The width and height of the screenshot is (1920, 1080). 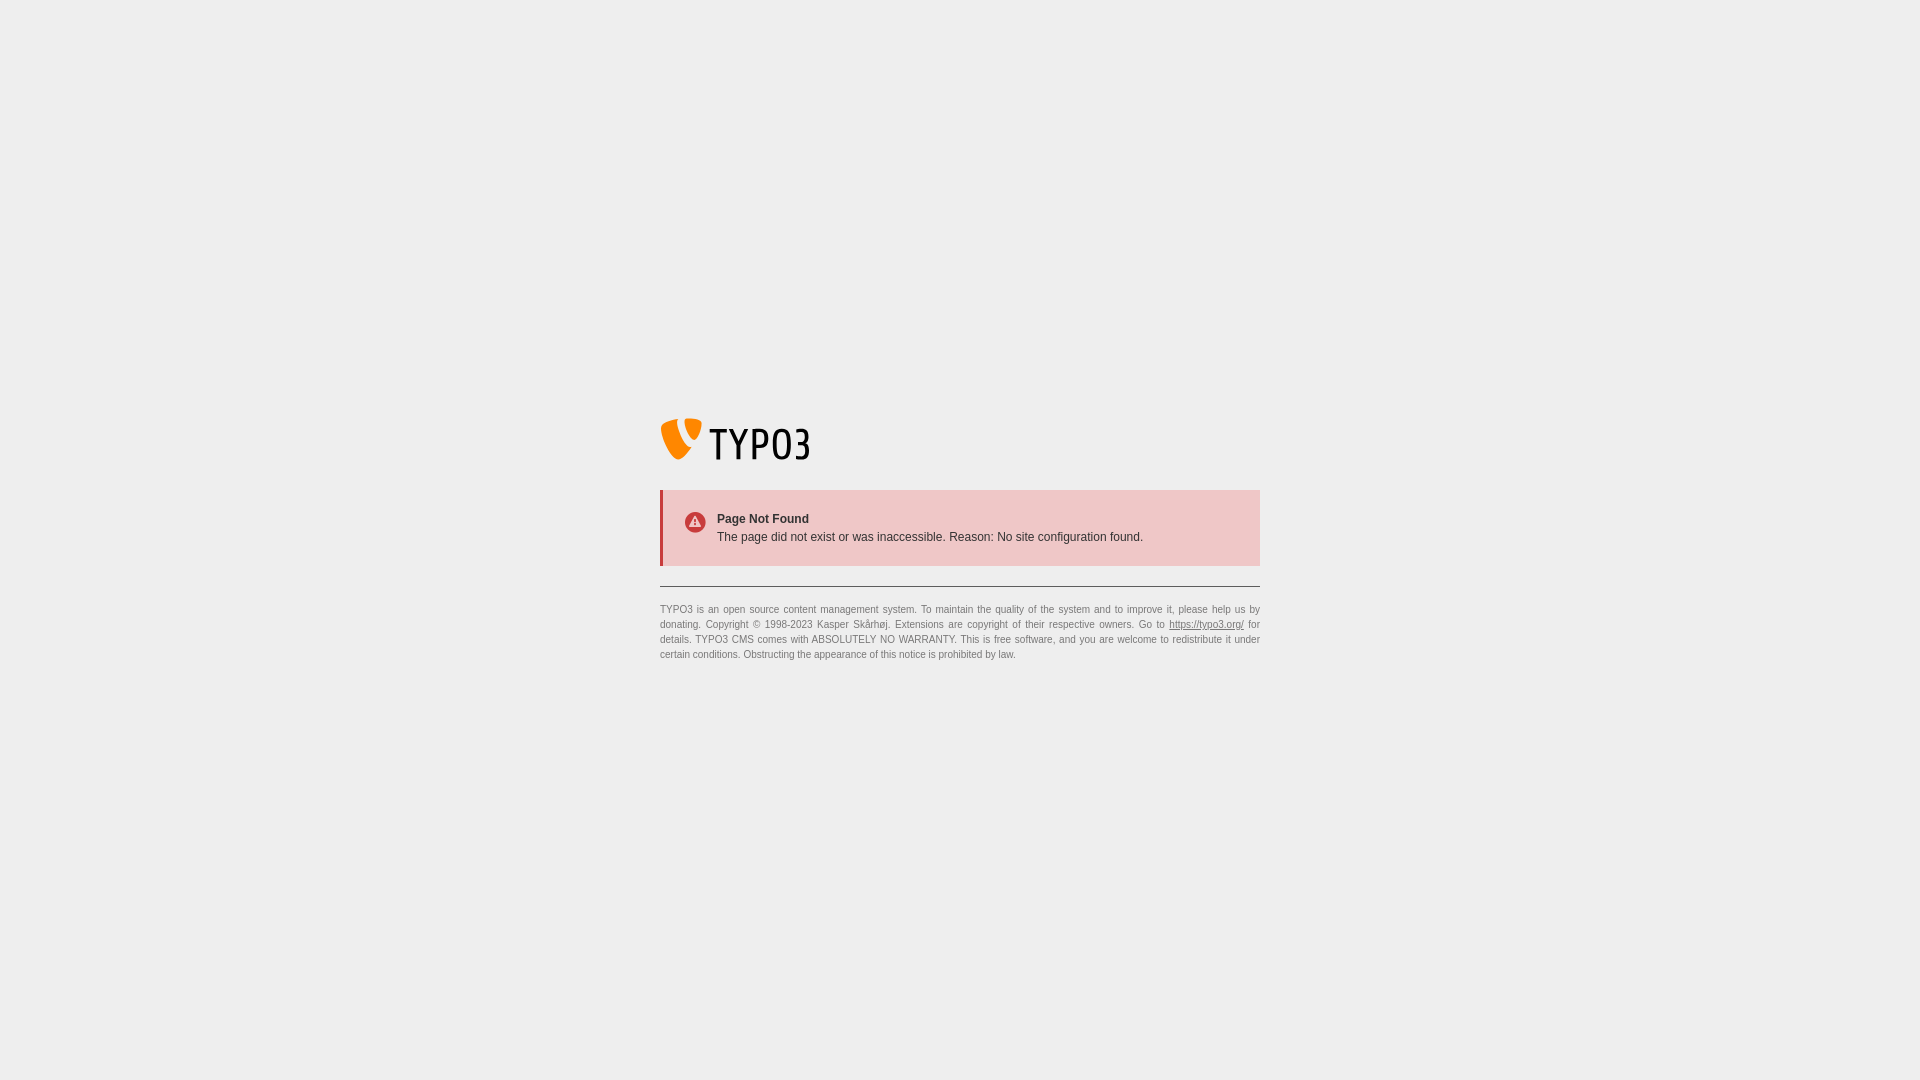 I want to click on 'https://typo3.org/', so click(x=1205, y=623).